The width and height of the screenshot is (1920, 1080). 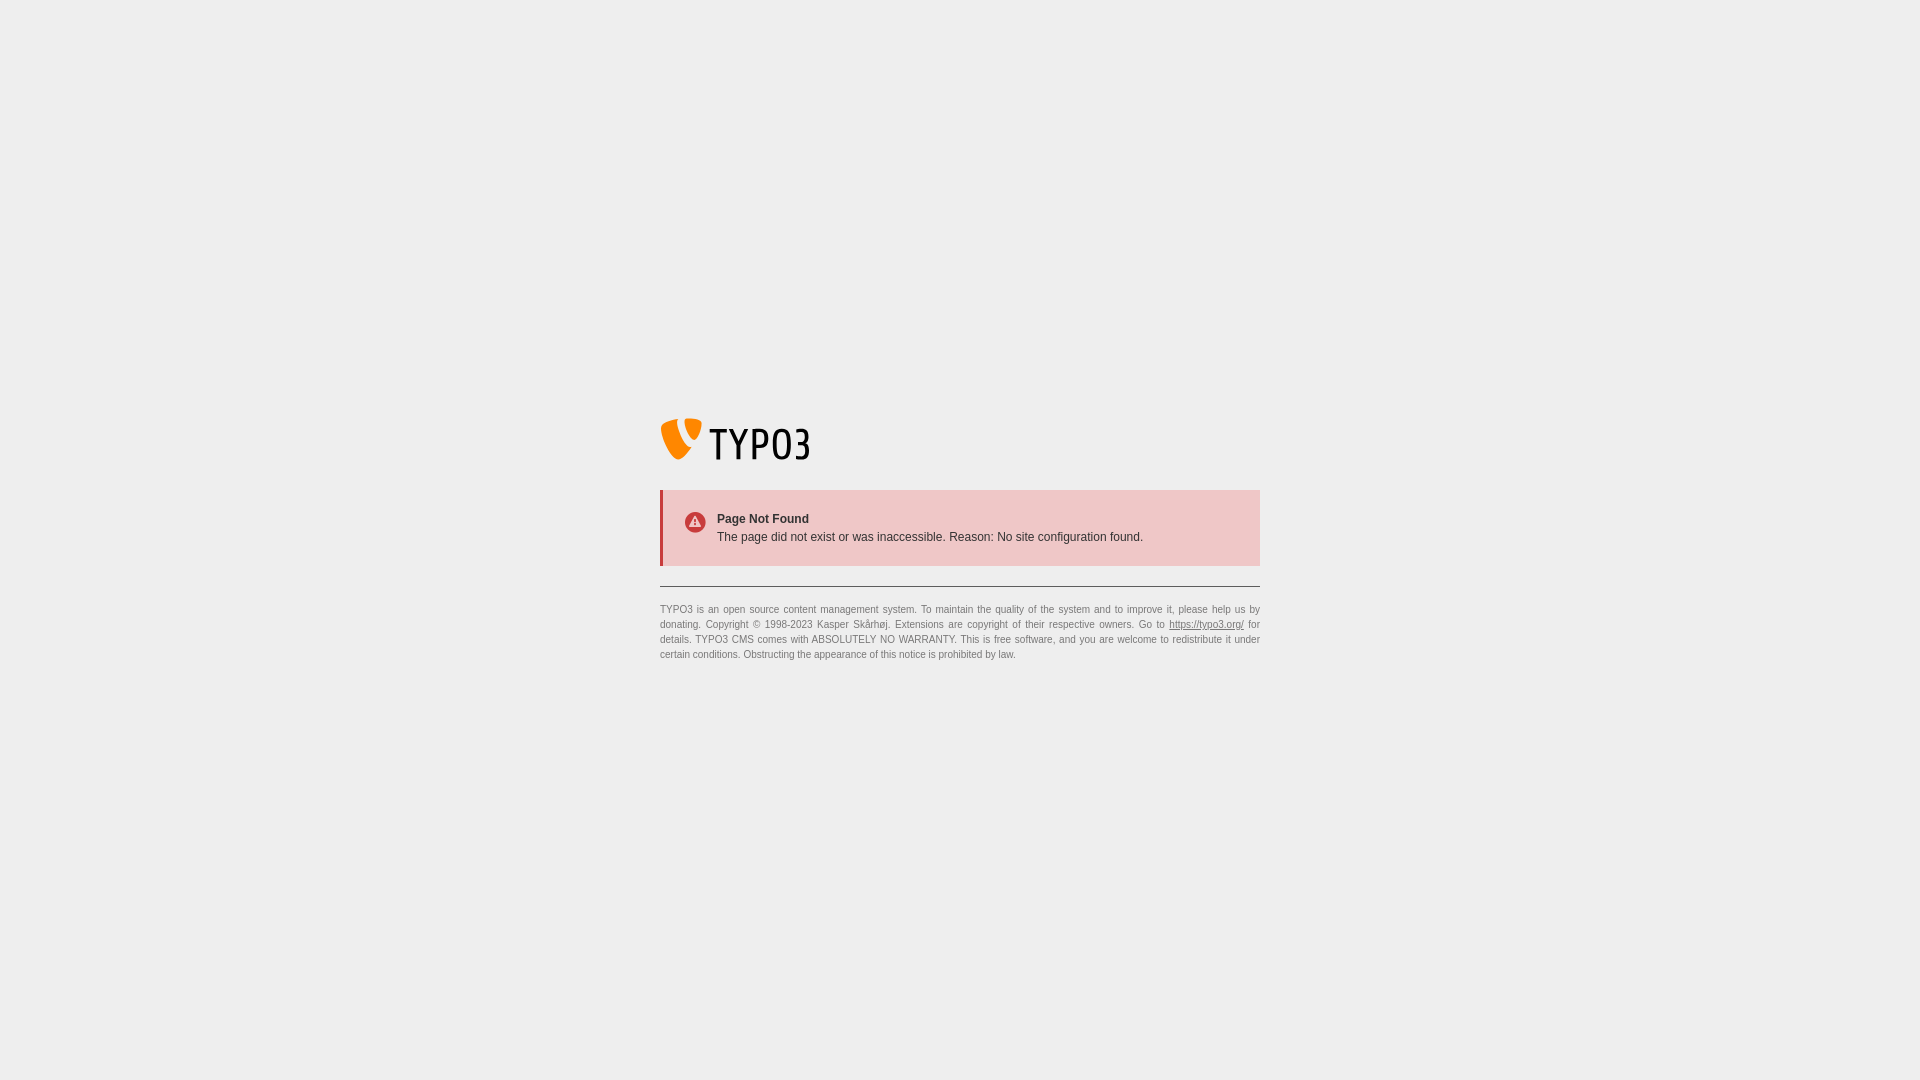 I want to click on 'https://typo3.org/', so click(x=1205, y=623).